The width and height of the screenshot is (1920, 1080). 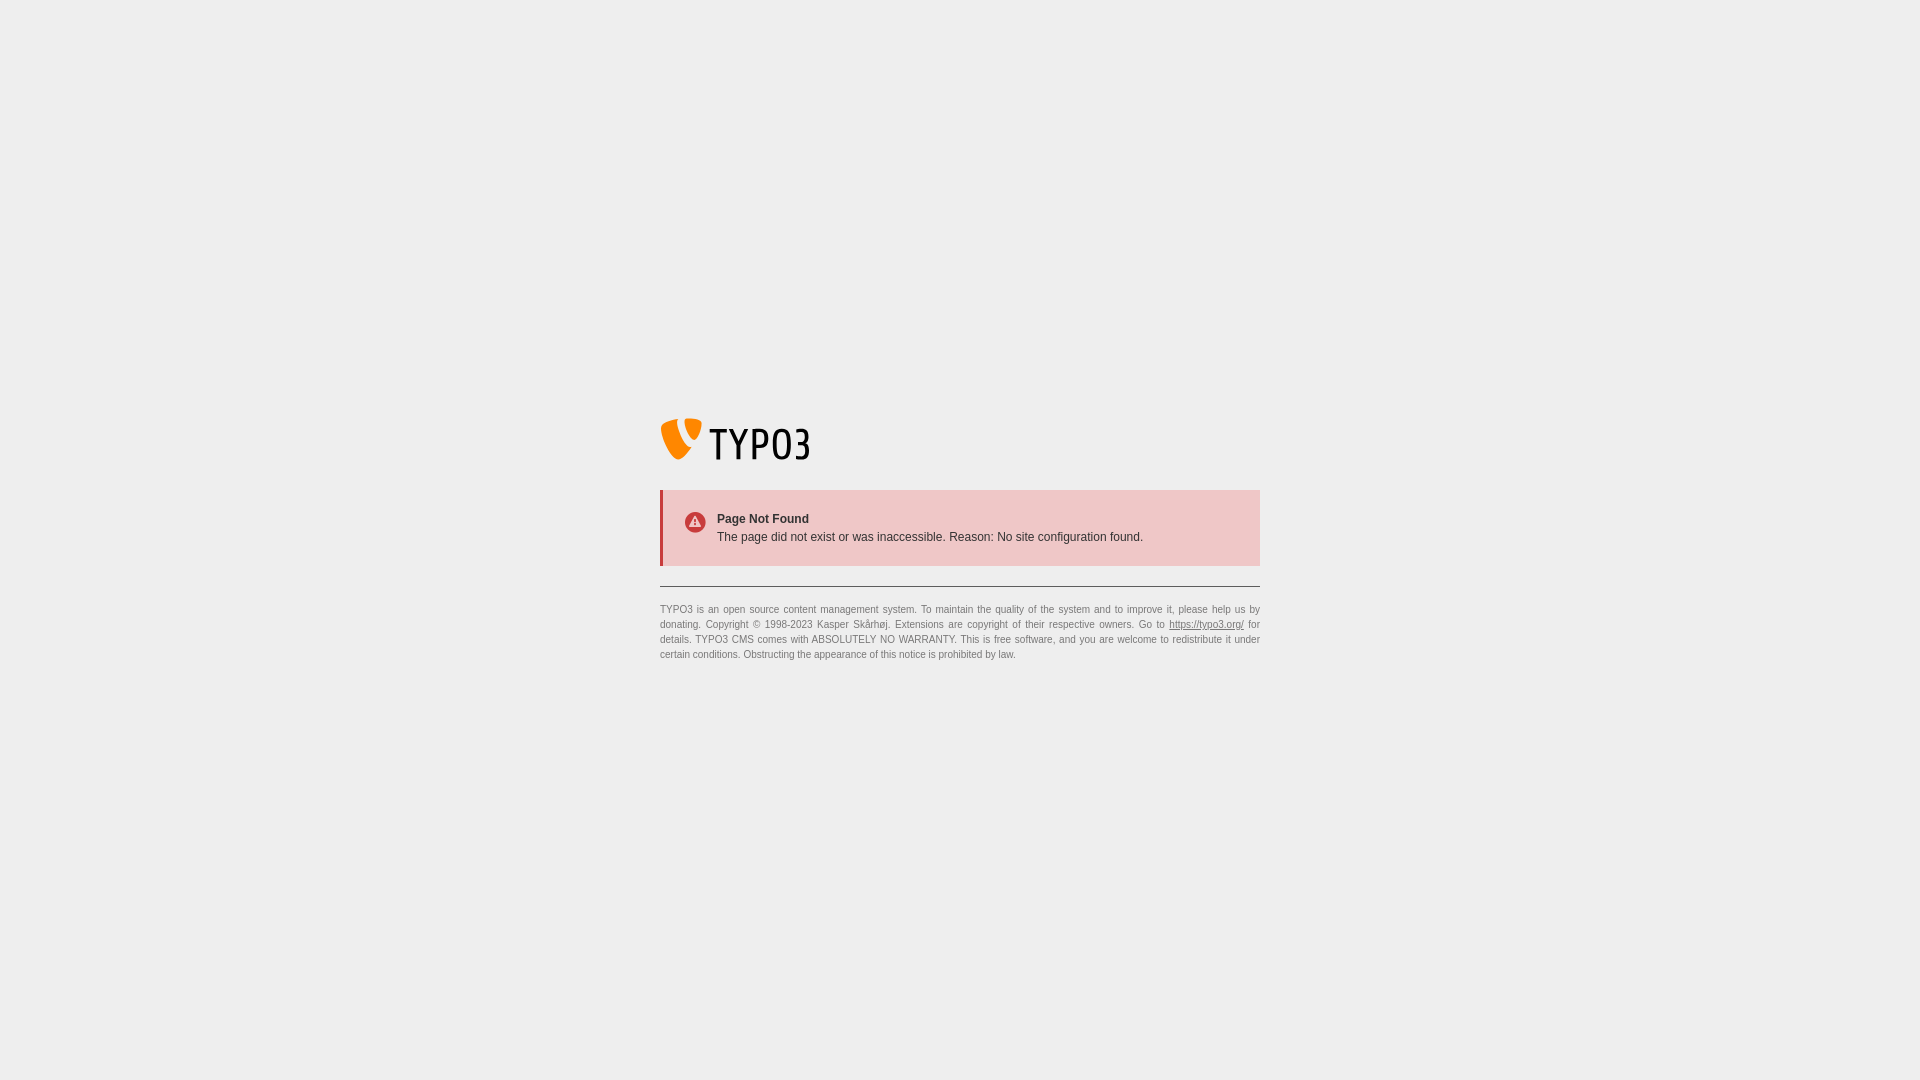 I want to click on 'https://typo3.org/', so click(x=1205, y=623).